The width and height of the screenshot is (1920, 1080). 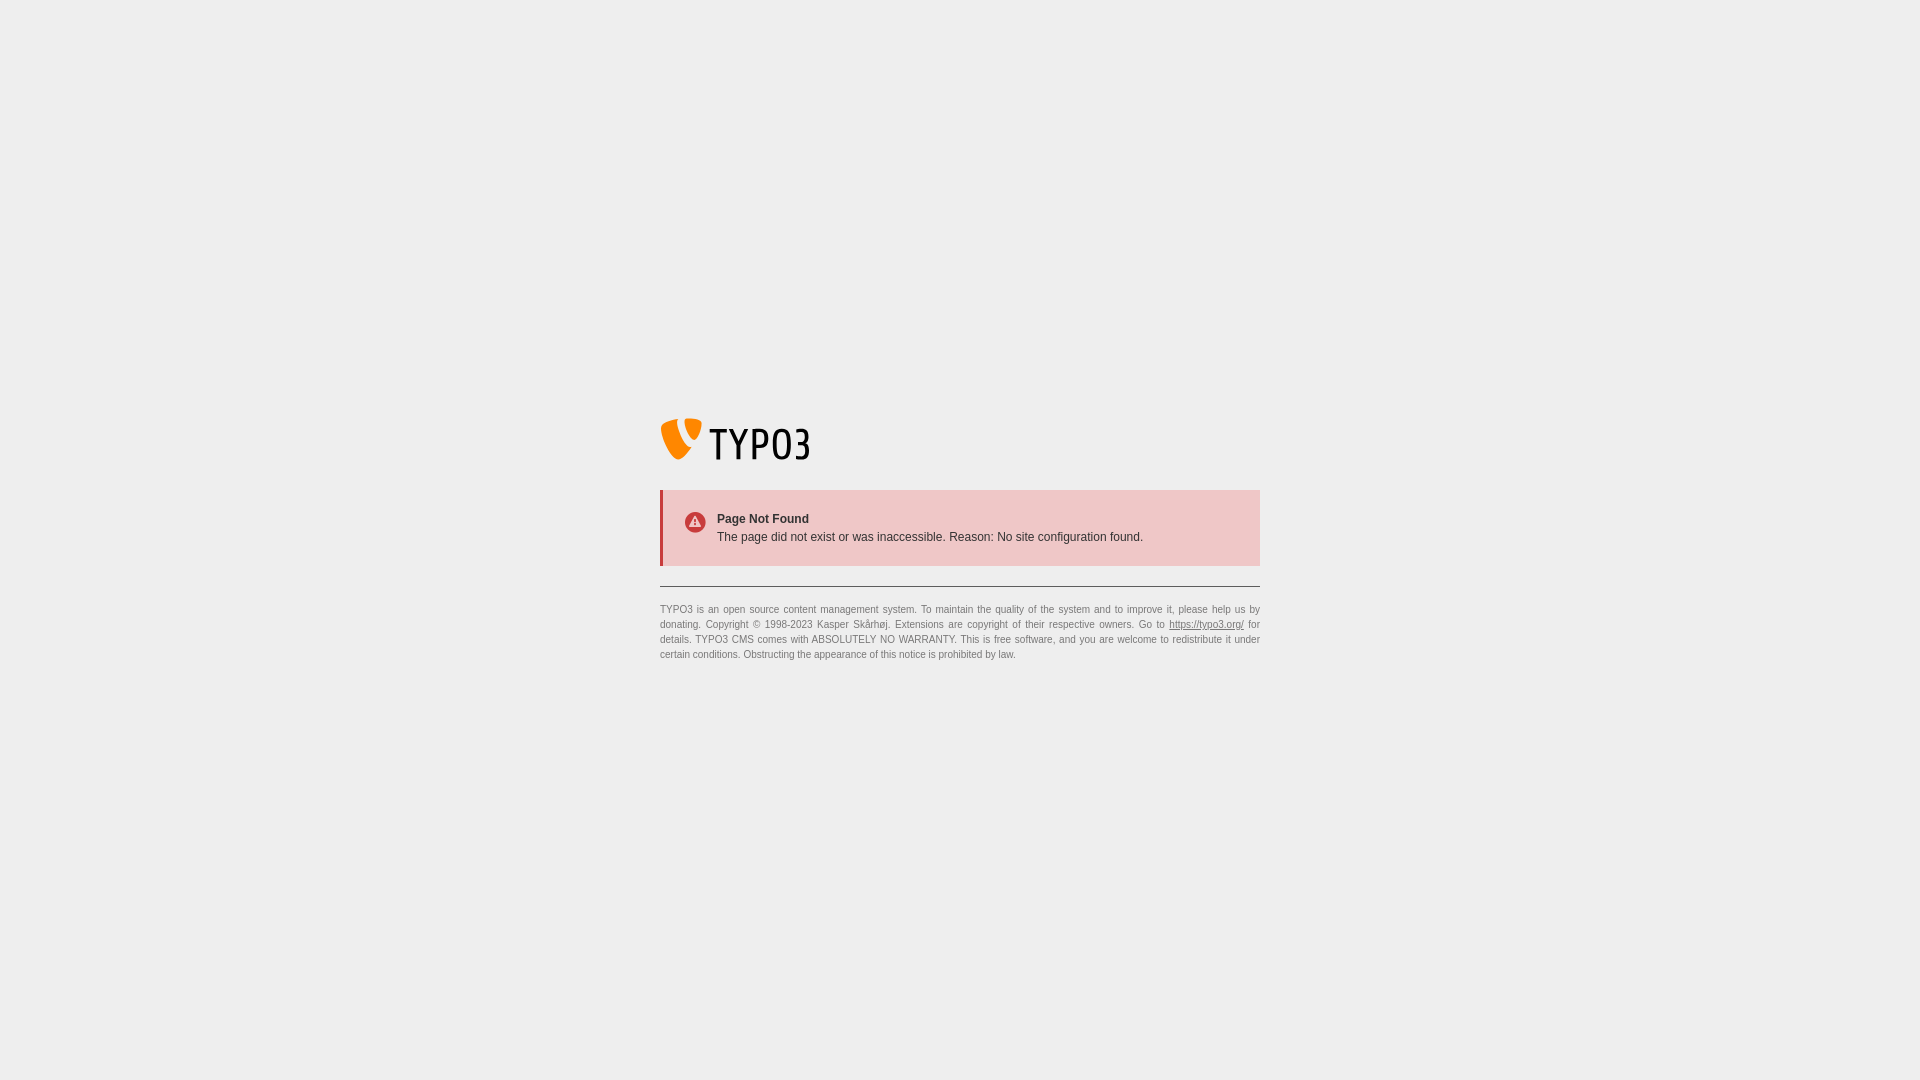 I want to click on 'https://typo3.org/', so click(x=1205, y=623).